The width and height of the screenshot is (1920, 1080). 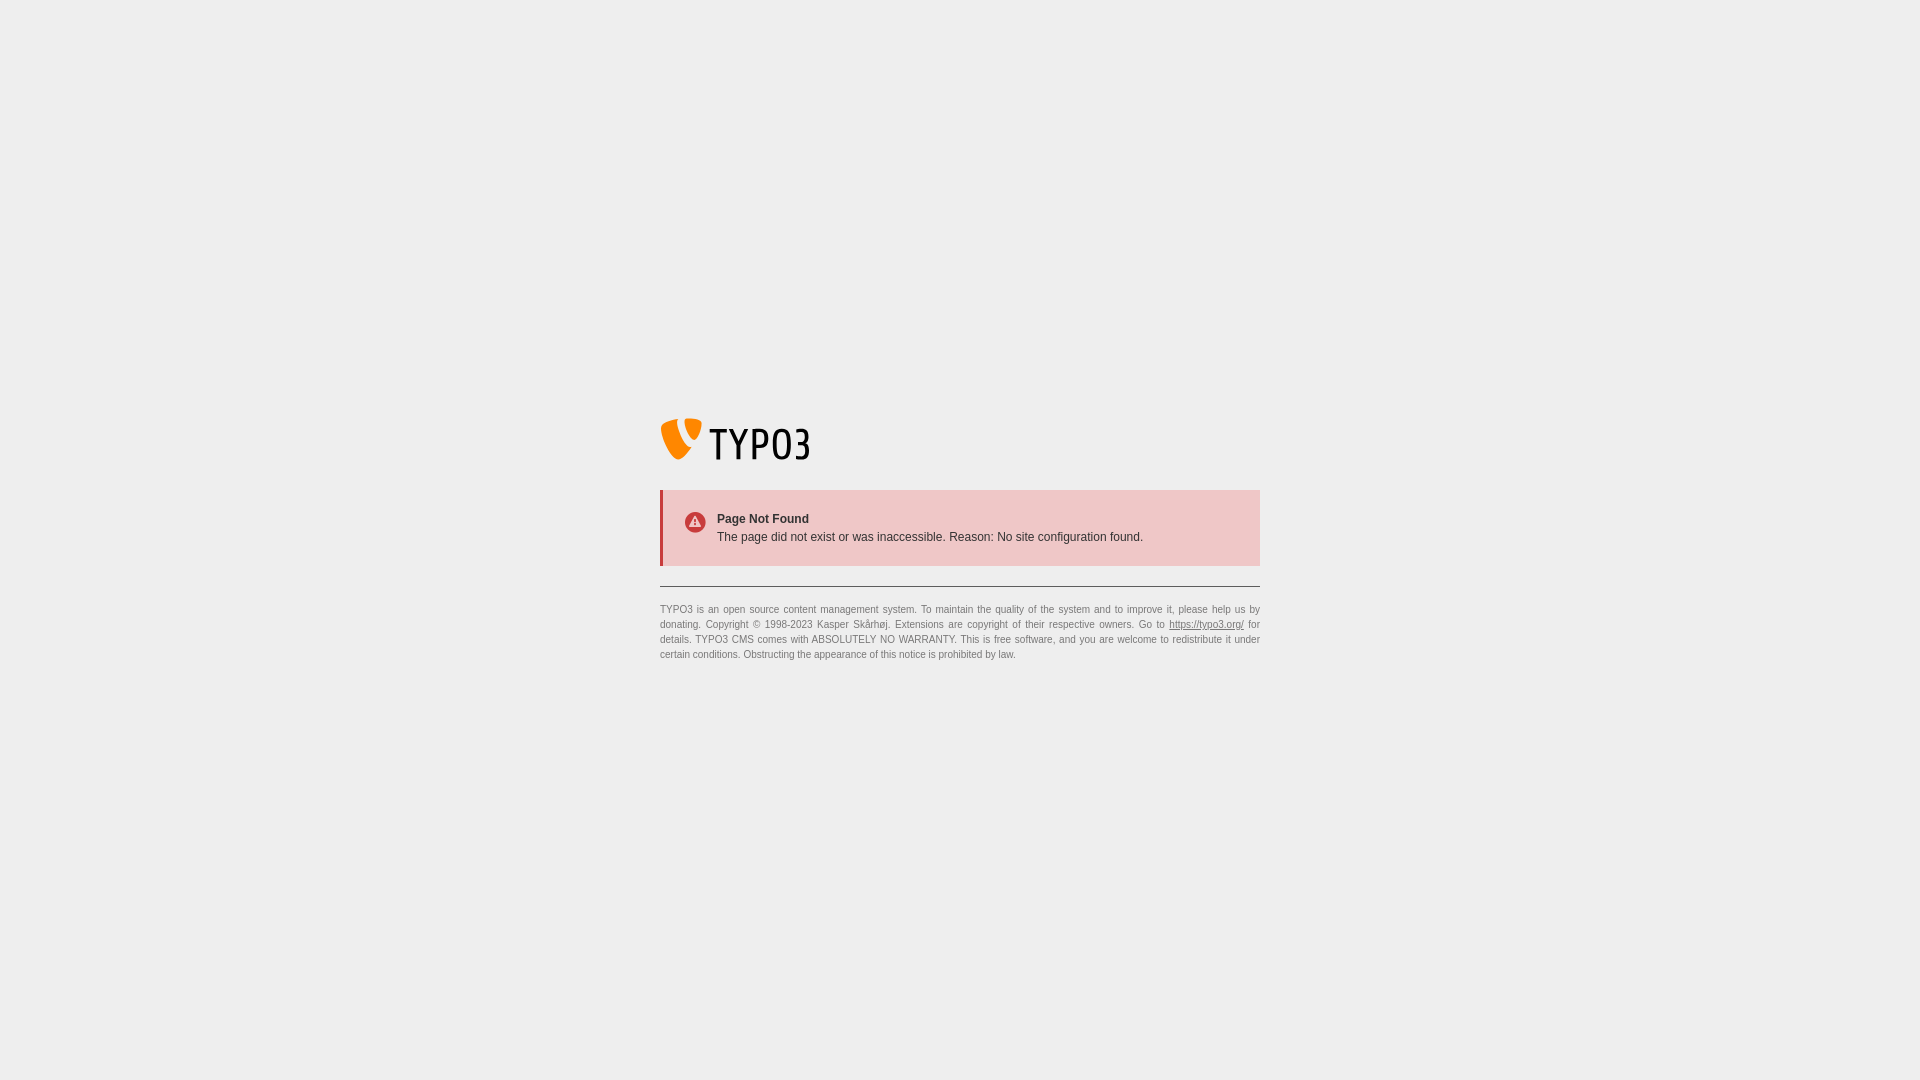 I want to click on 'https://typo3.org/', so click(x=1205, y=623).